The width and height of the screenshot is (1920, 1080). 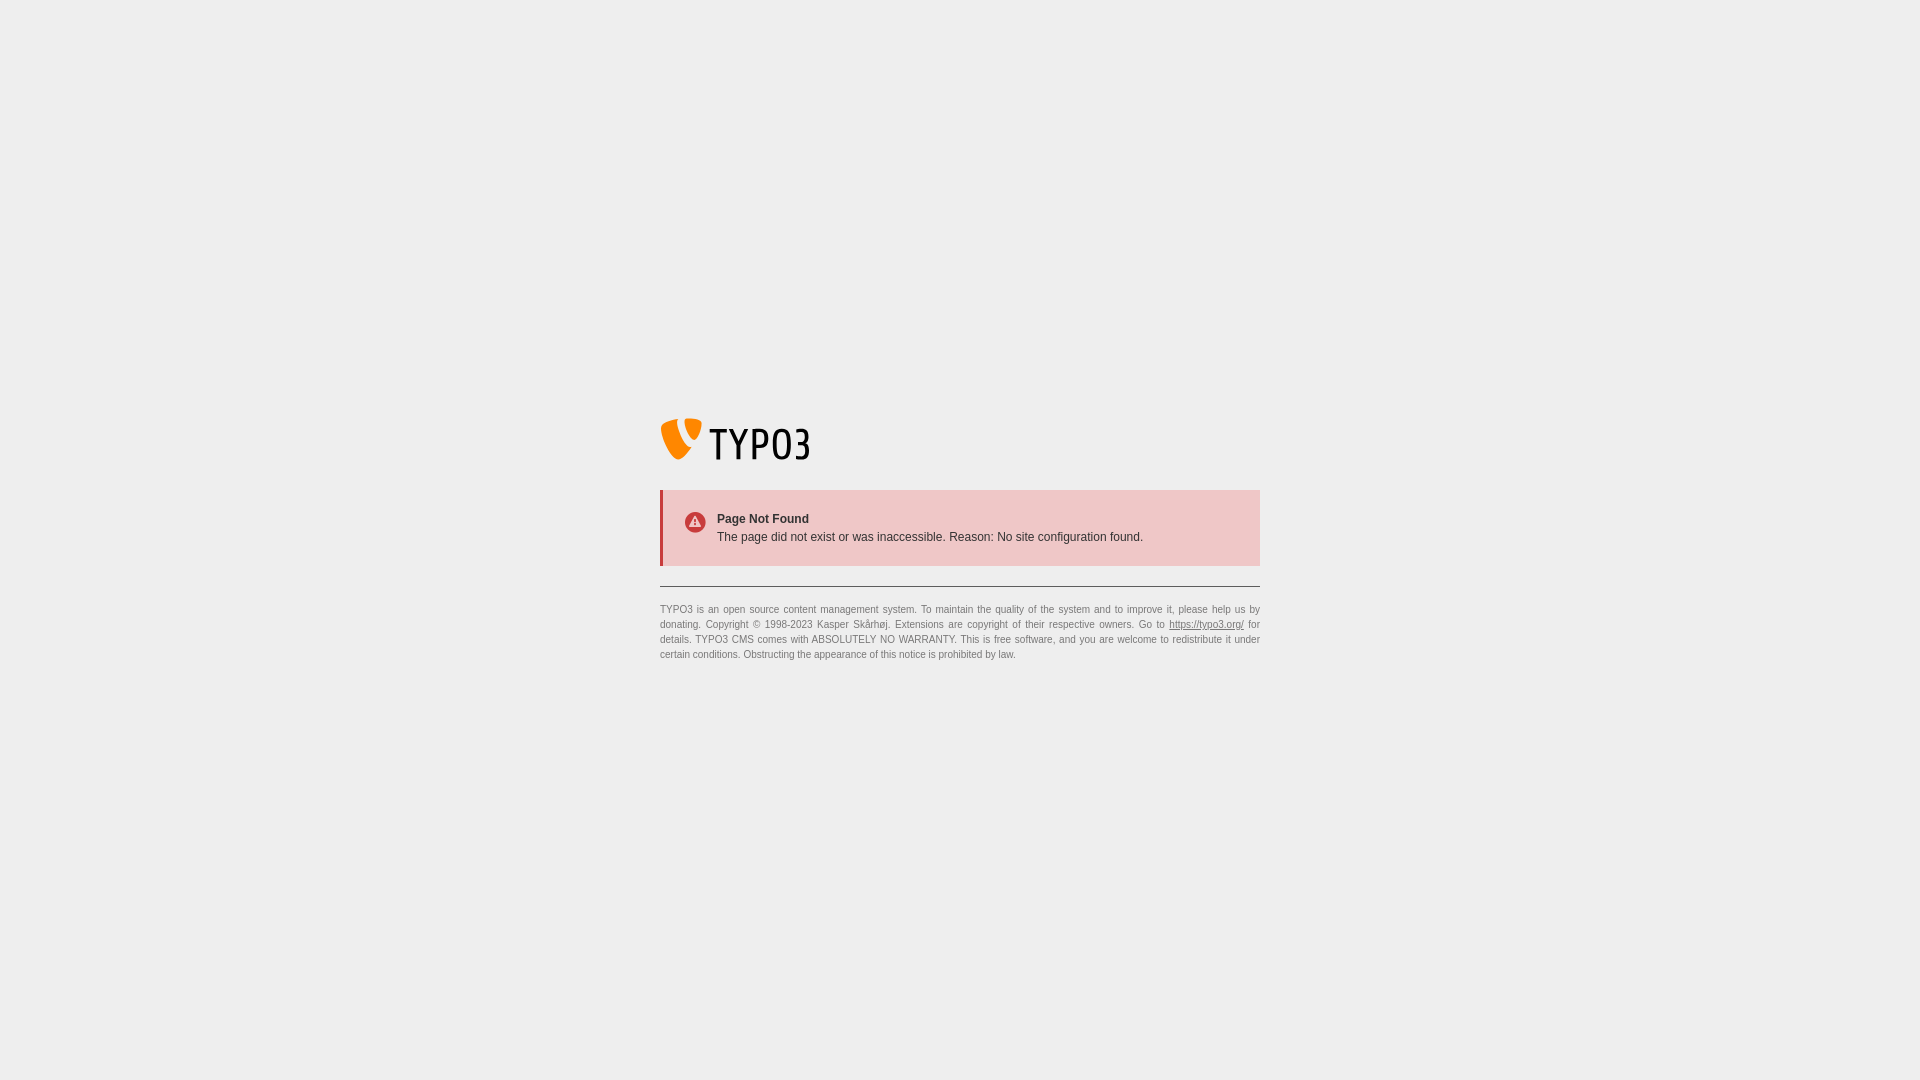 I want to click on 'https://typo3.org/', so click(x=1205, y=623).